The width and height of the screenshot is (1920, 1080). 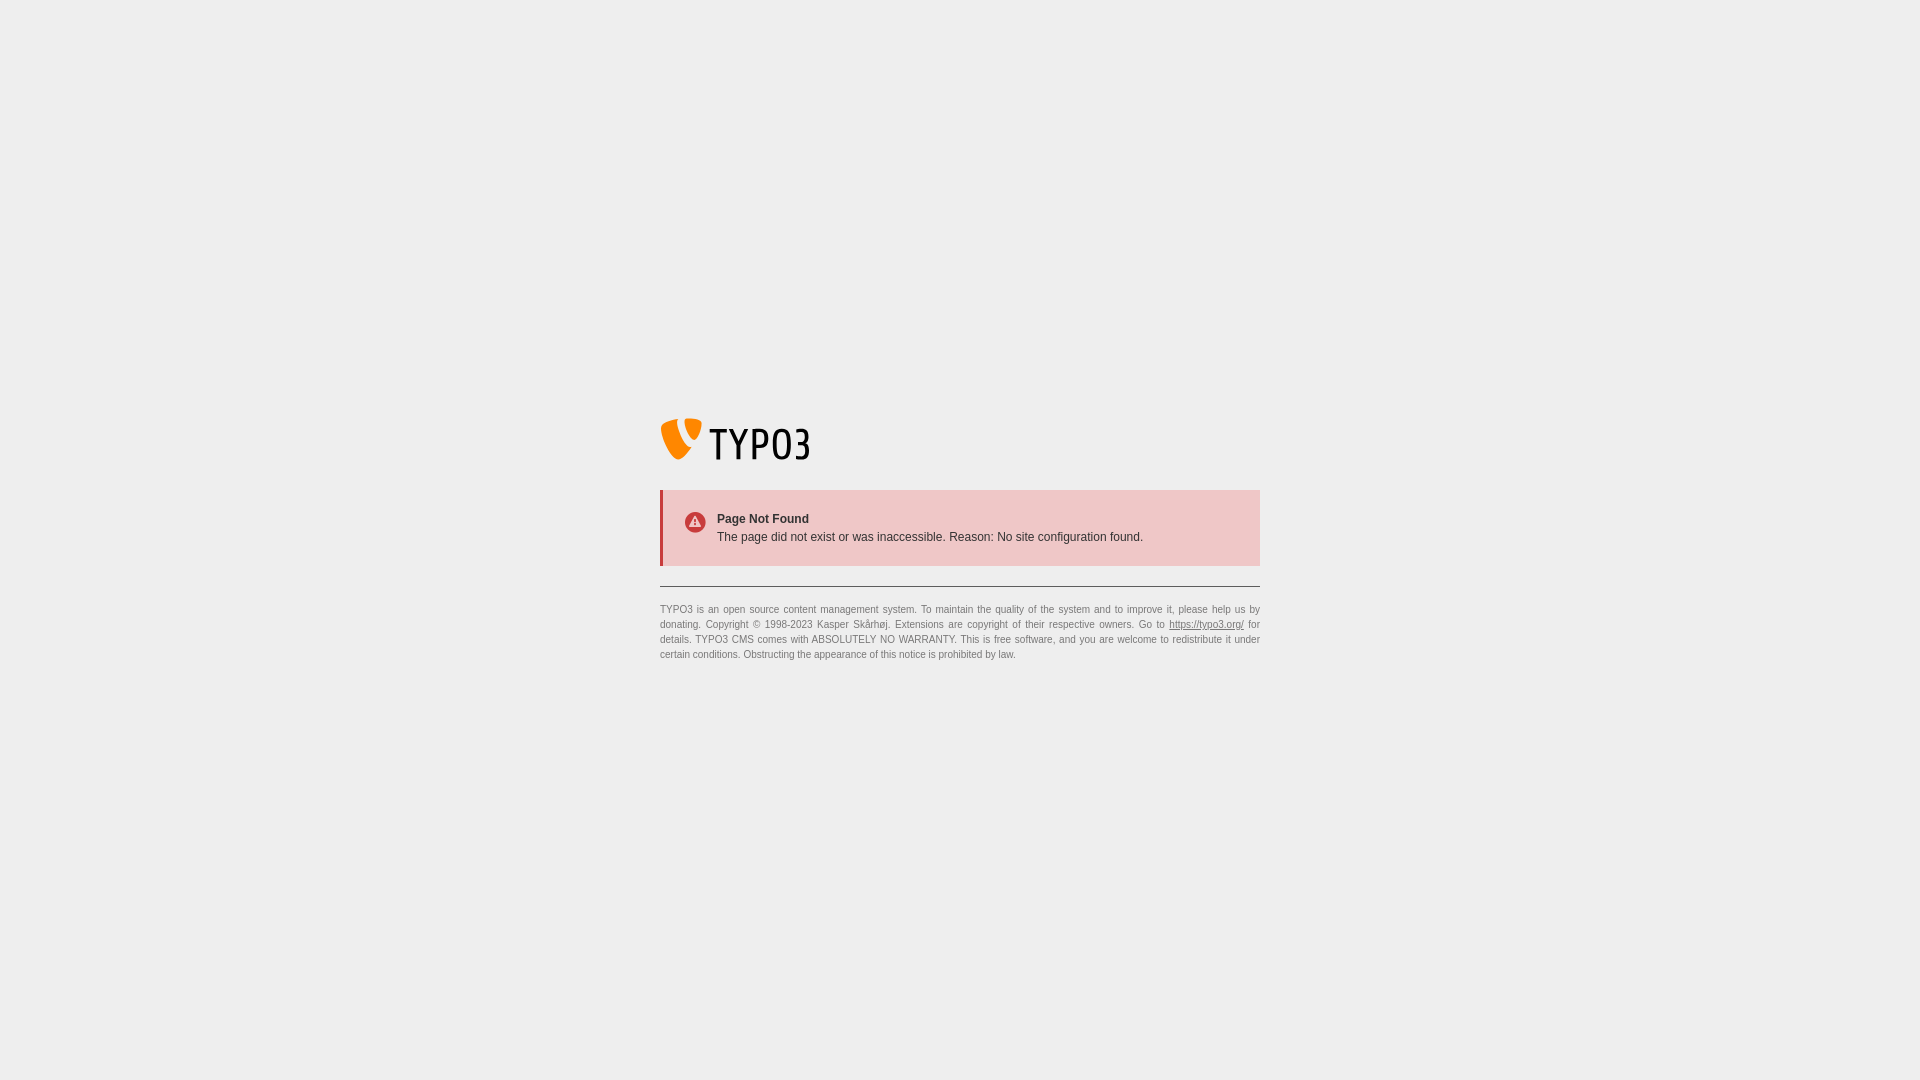 I want to click on 'https://typo3.org/', so click(x=1205, y=623).